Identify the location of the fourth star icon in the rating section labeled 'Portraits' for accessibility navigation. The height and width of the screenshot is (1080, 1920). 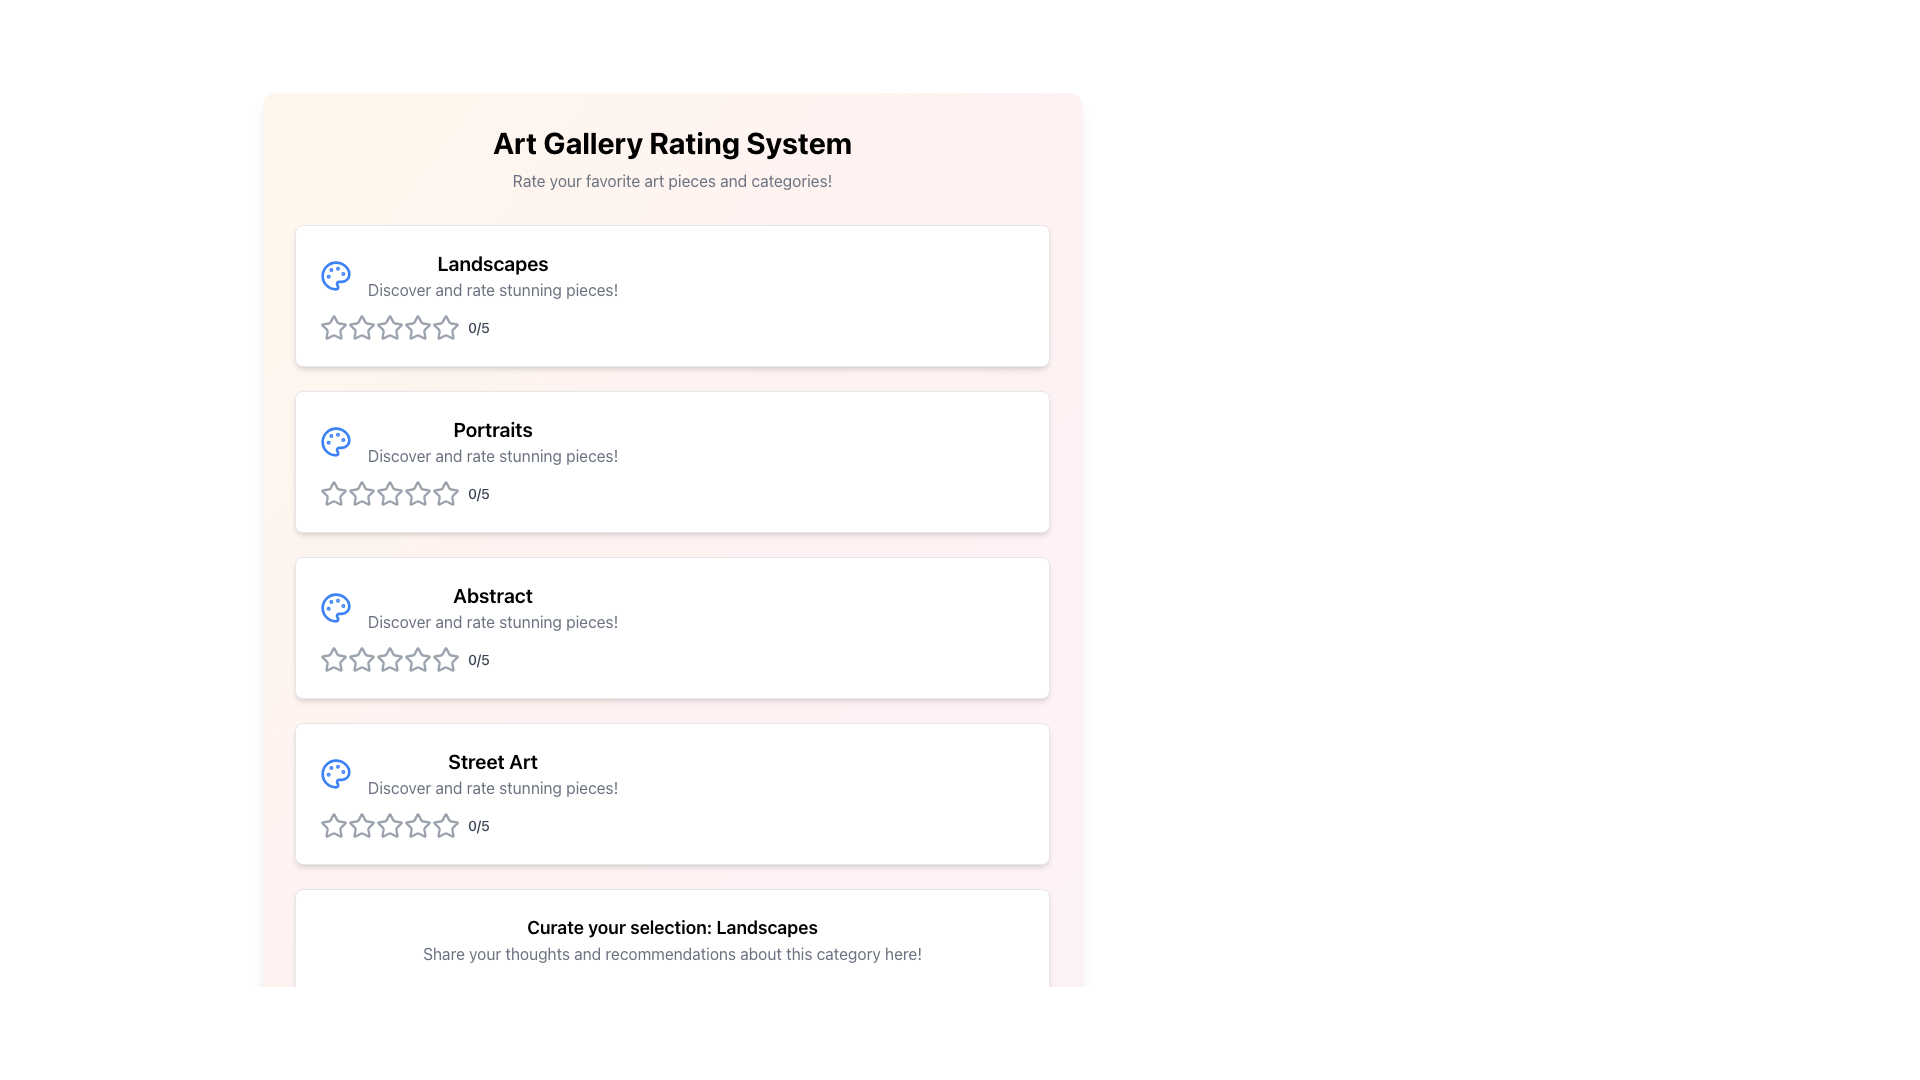
(389, 493).